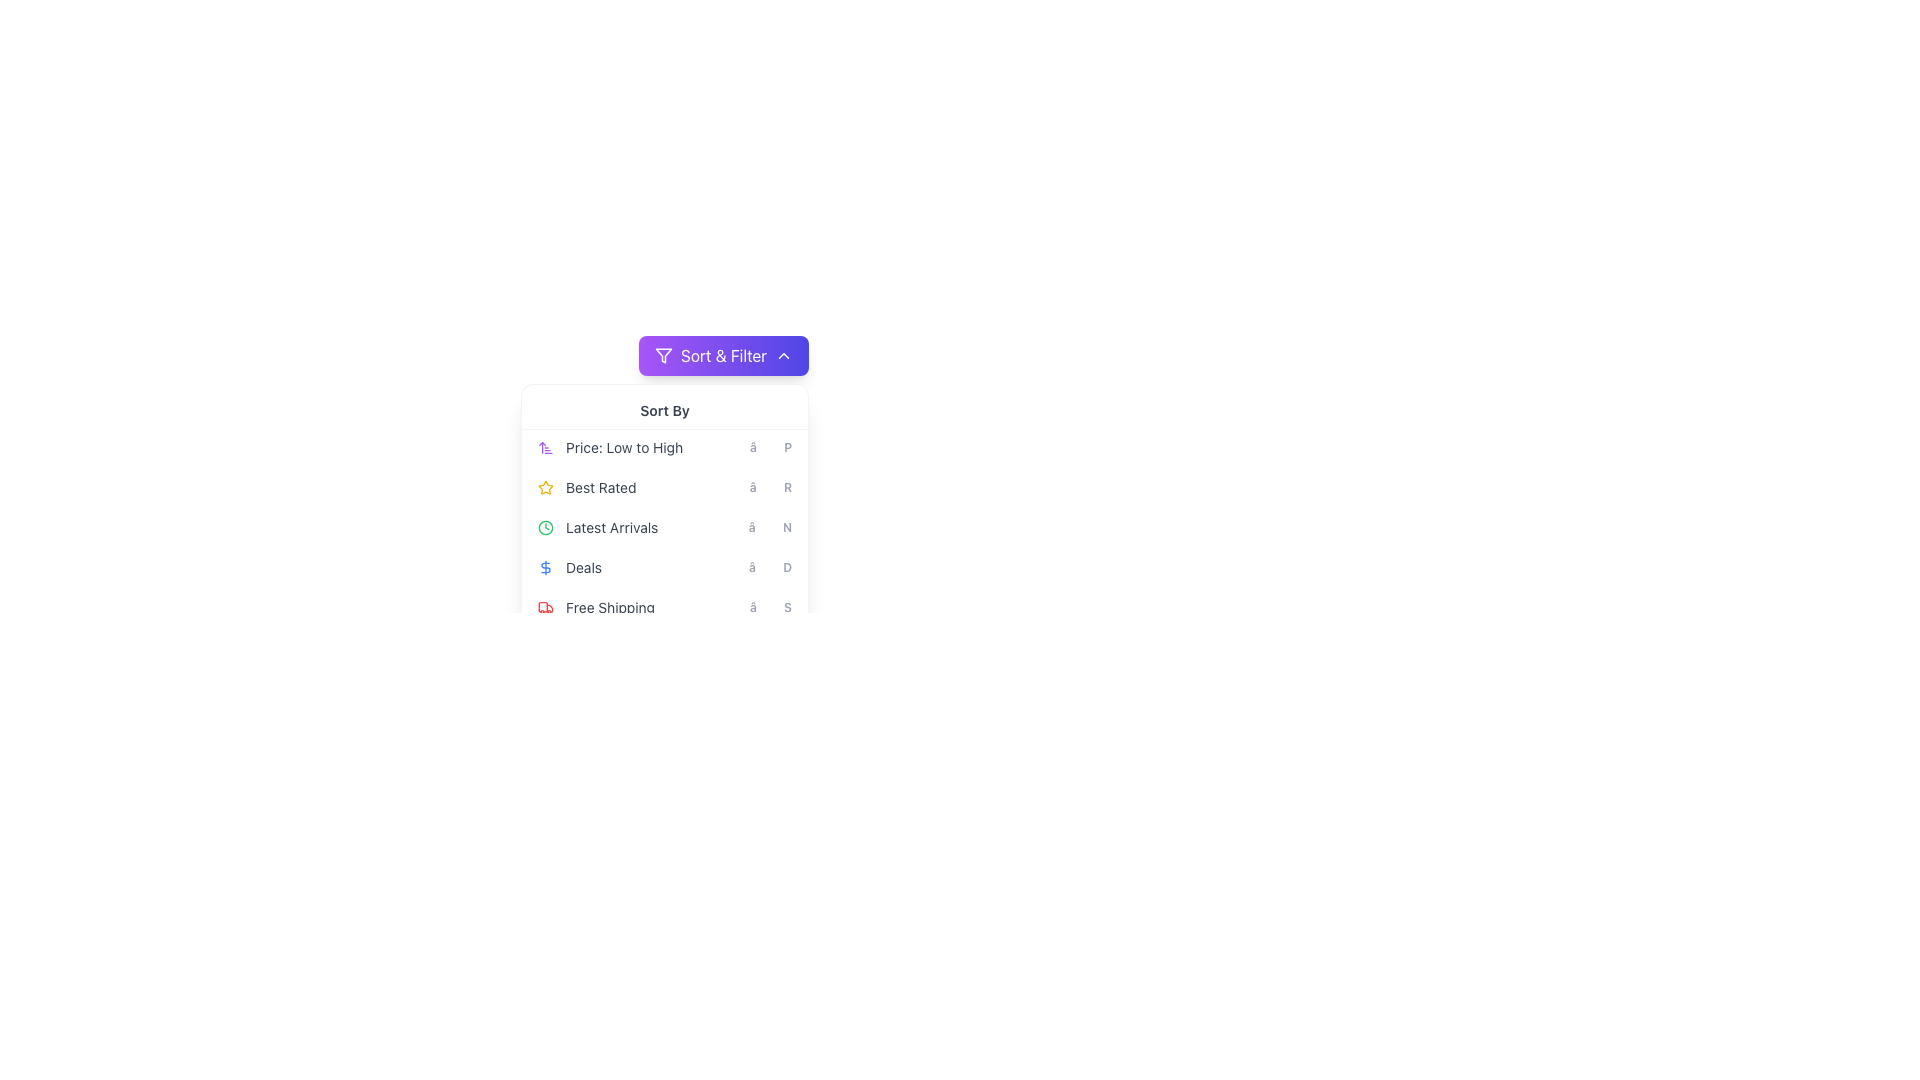 This screenshot has width=1920, height=1080. What do you see at coordinates (600, 488) in the screenshot?
I see `the 'Best Rated' static text label which serves as a sorting option description, positioned after 'Price: Low to High' in the sorting criteria list` at bounding box center [600, 488].